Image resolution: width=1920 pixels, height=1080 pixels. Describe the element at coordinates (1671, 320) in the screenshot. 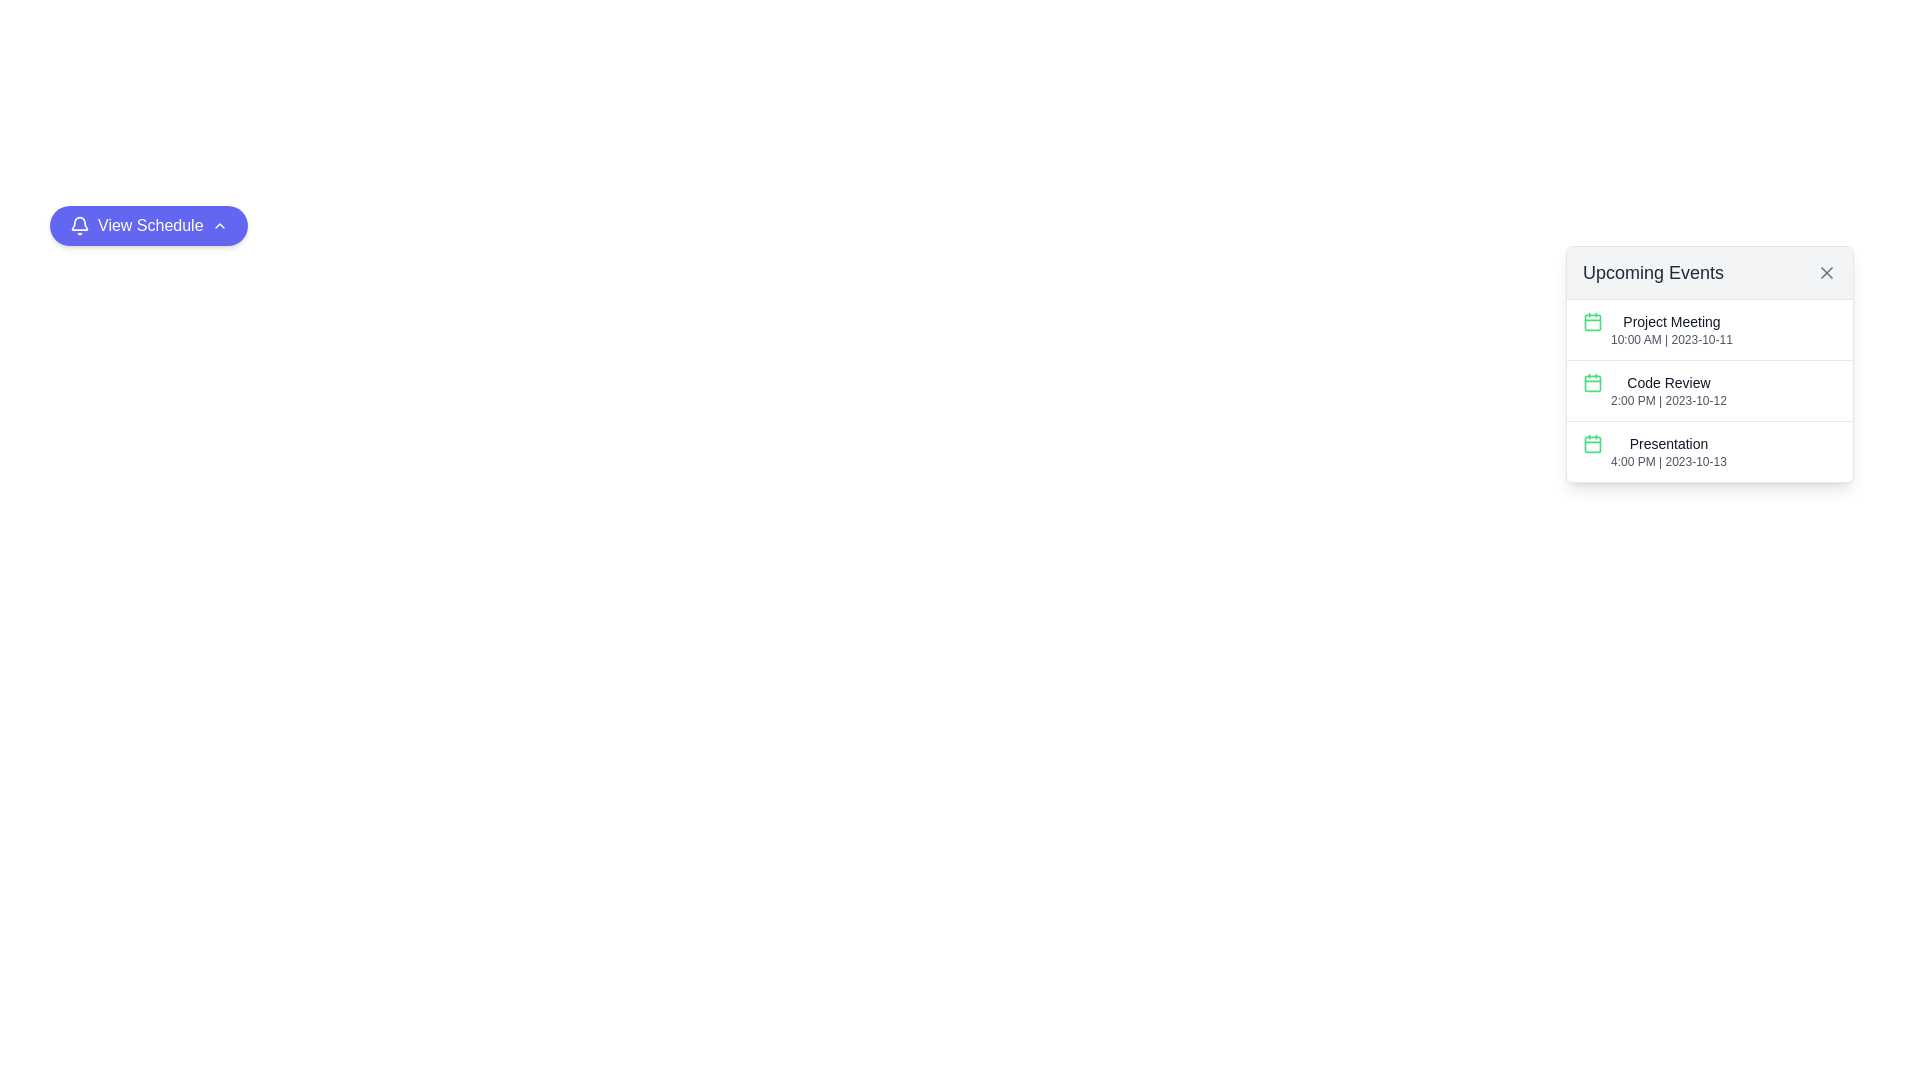

I see `the text display element labeled 'Project Meeting', which is part of the 'Upcoming Events' card located at the top-right section of the interface` at that location.